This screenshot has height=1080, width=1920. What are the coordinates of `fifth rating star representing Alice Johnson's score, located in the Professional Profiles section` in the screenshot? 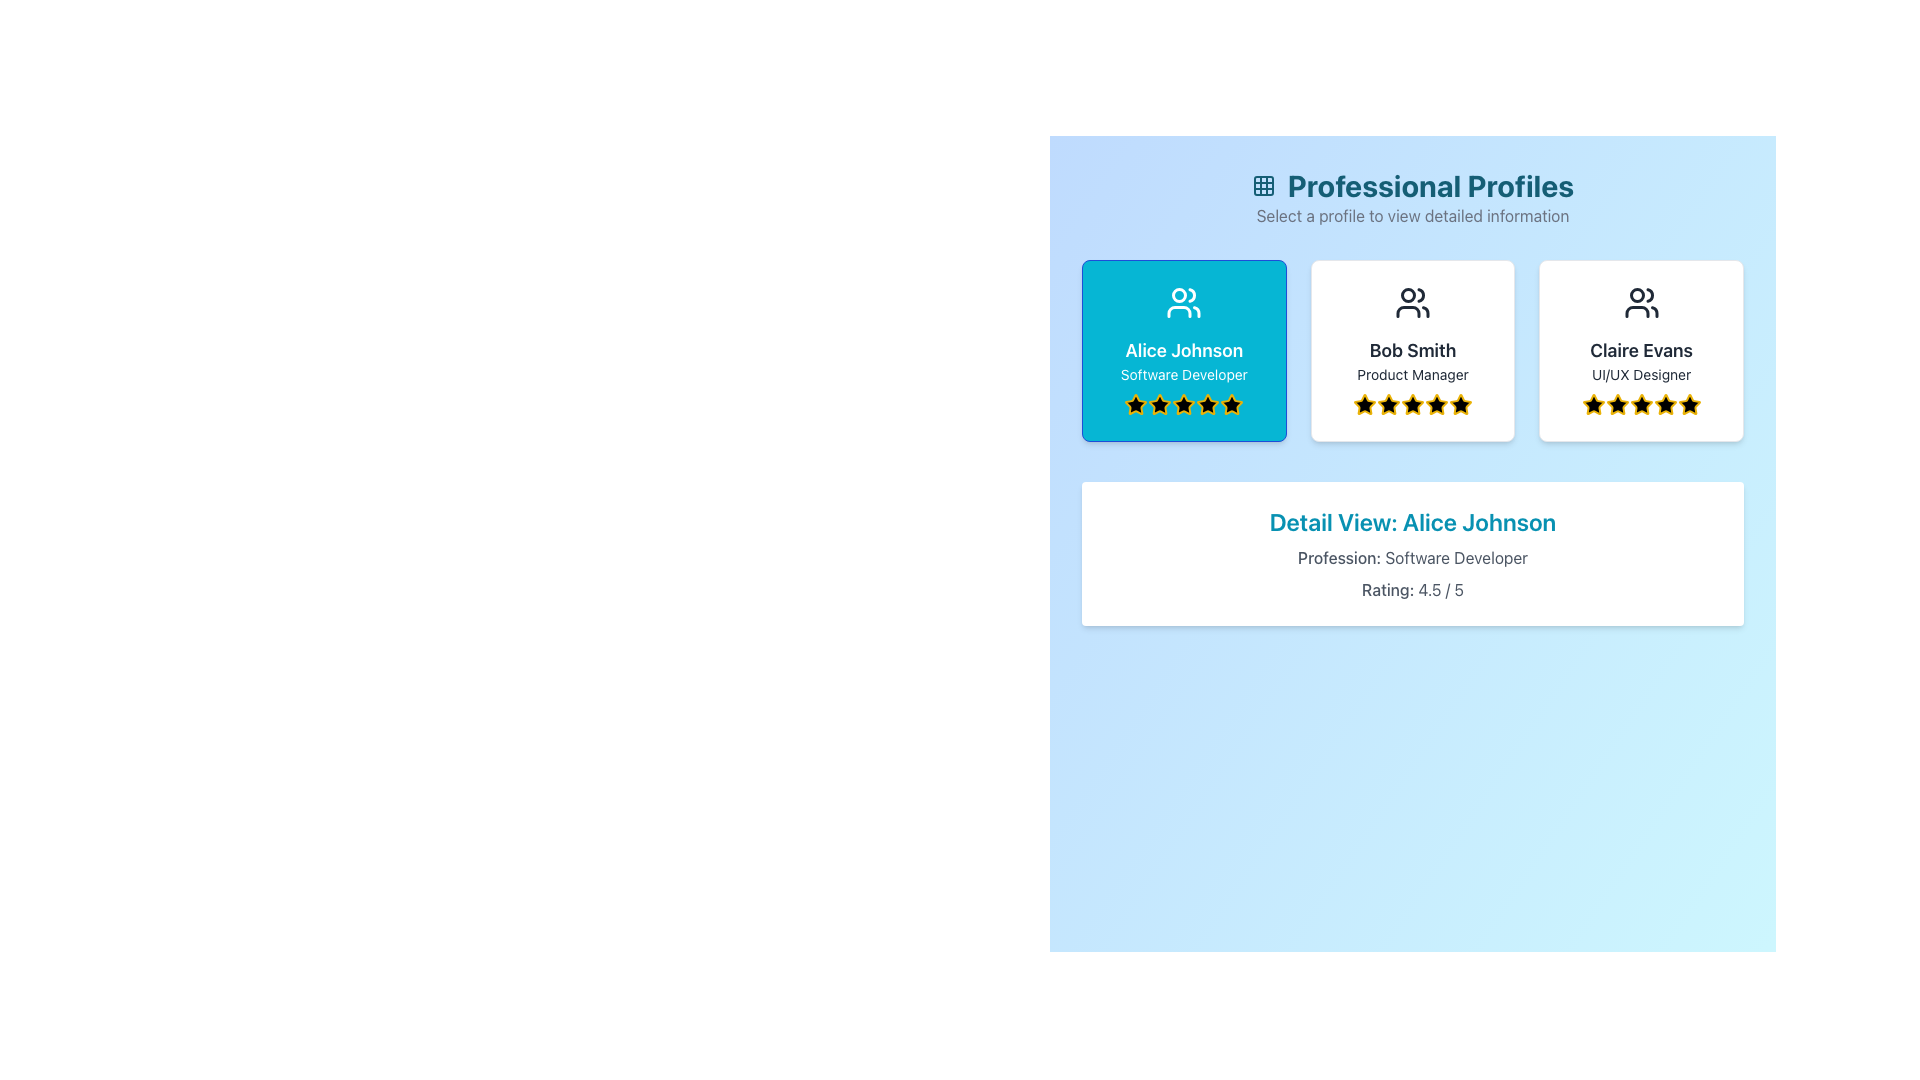 It's located at (1231, 404).